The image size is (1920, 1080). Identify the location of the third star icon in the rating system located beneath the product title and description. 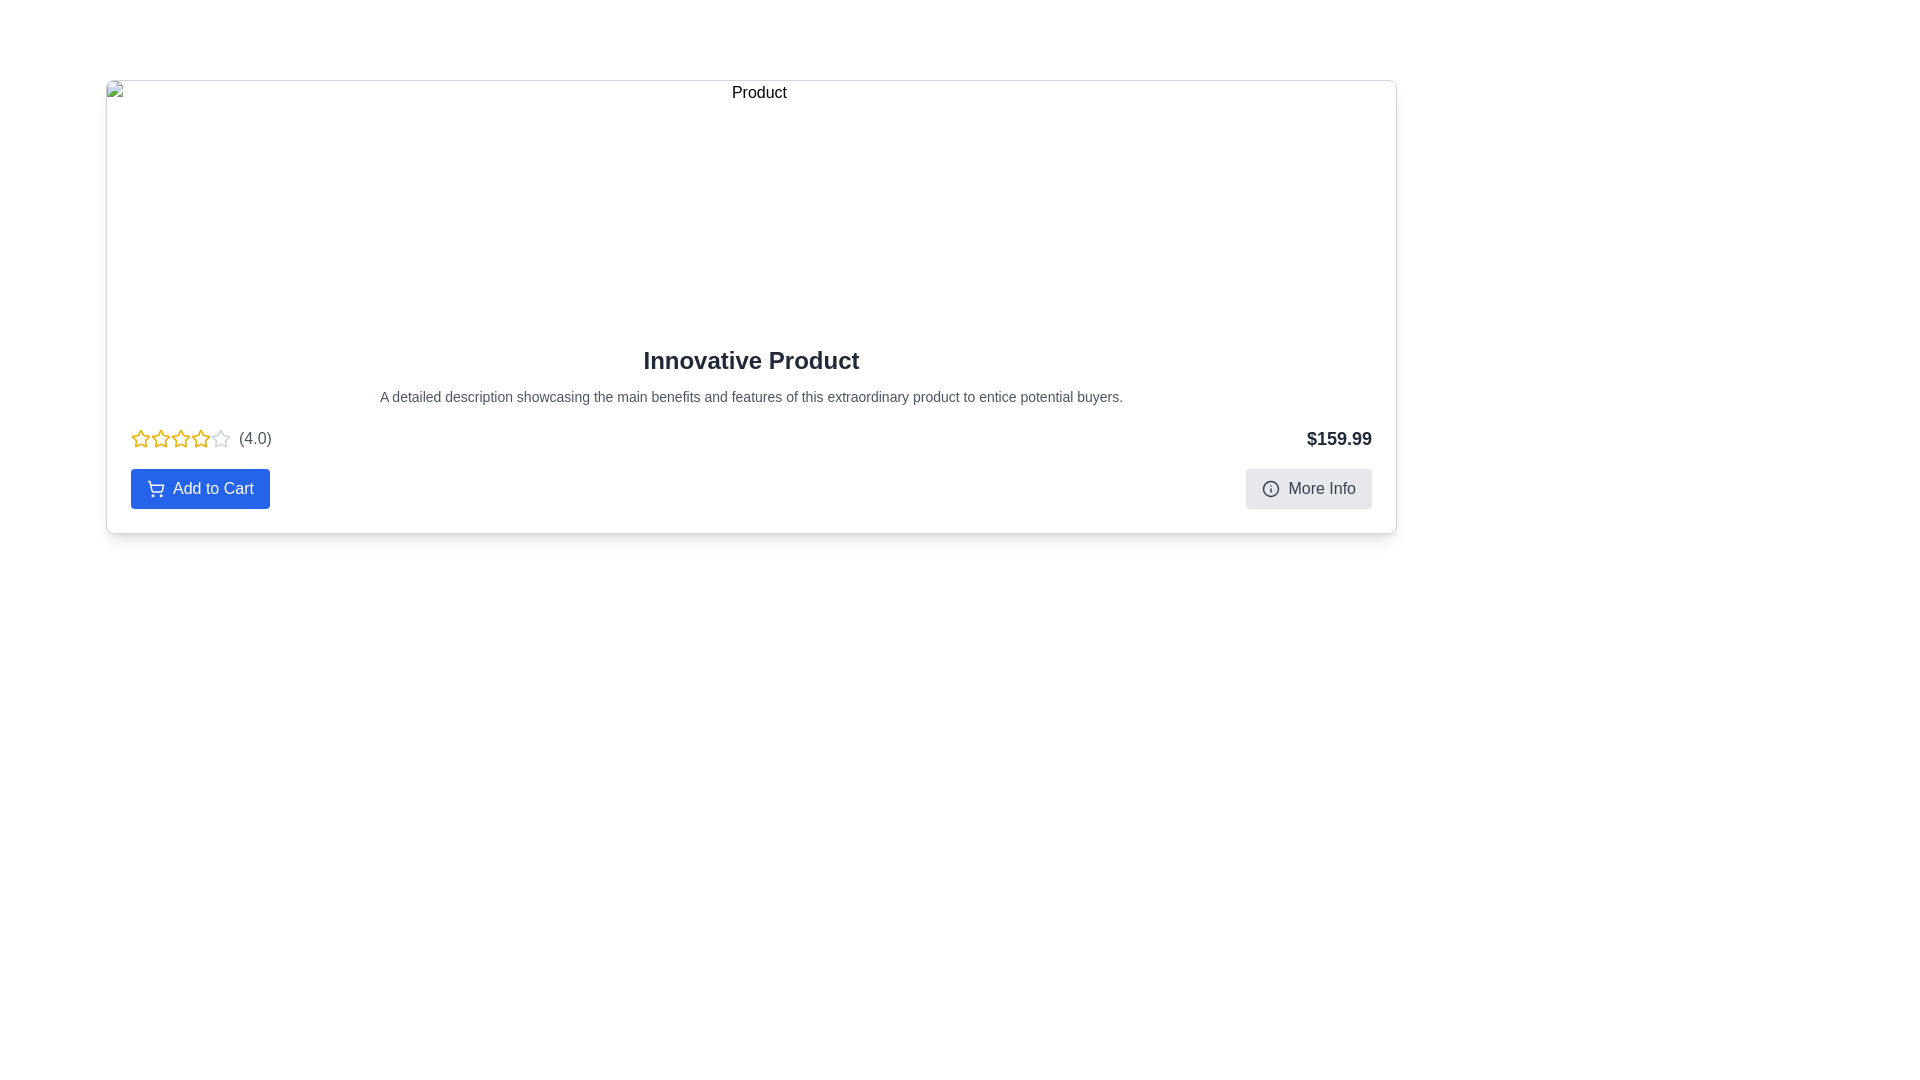
(161, 438).